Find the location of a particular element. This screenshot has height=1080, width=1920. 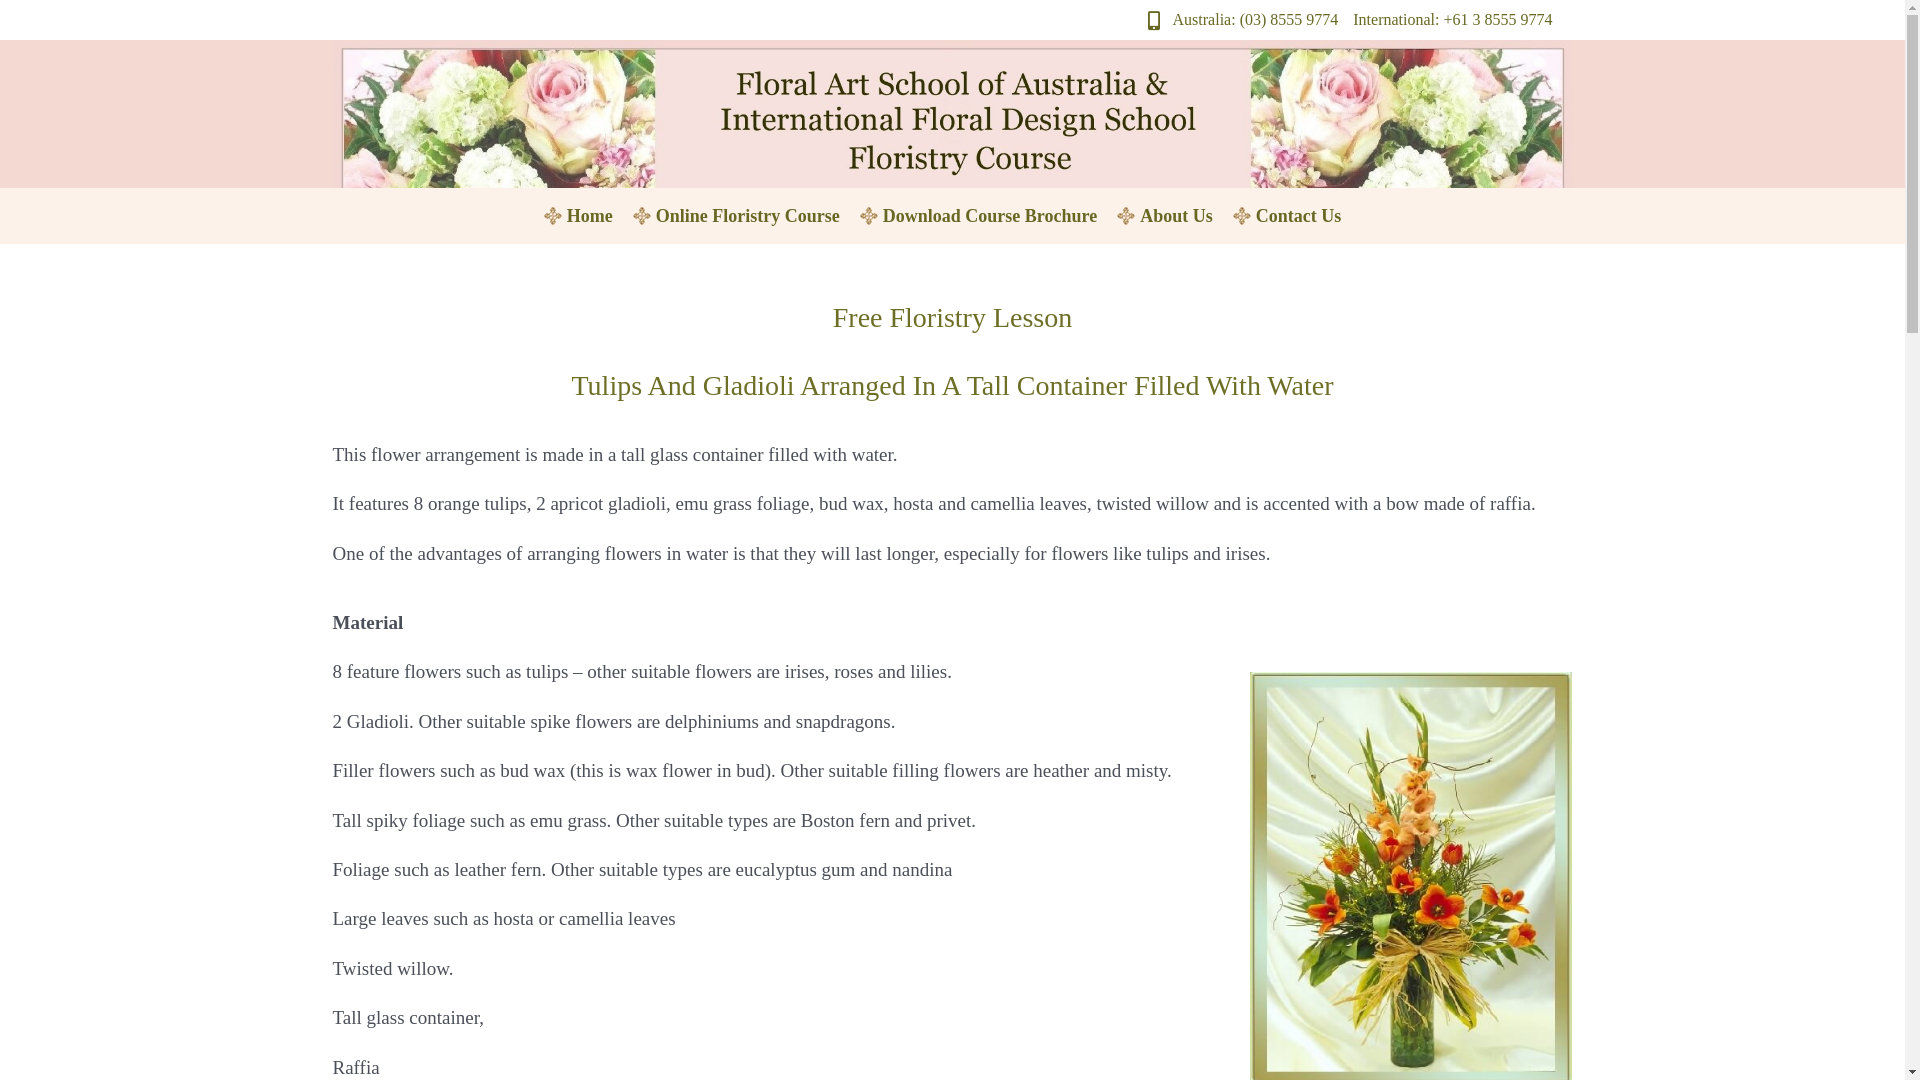

'Online Floristry Course' is located at coordinates (747, 216).